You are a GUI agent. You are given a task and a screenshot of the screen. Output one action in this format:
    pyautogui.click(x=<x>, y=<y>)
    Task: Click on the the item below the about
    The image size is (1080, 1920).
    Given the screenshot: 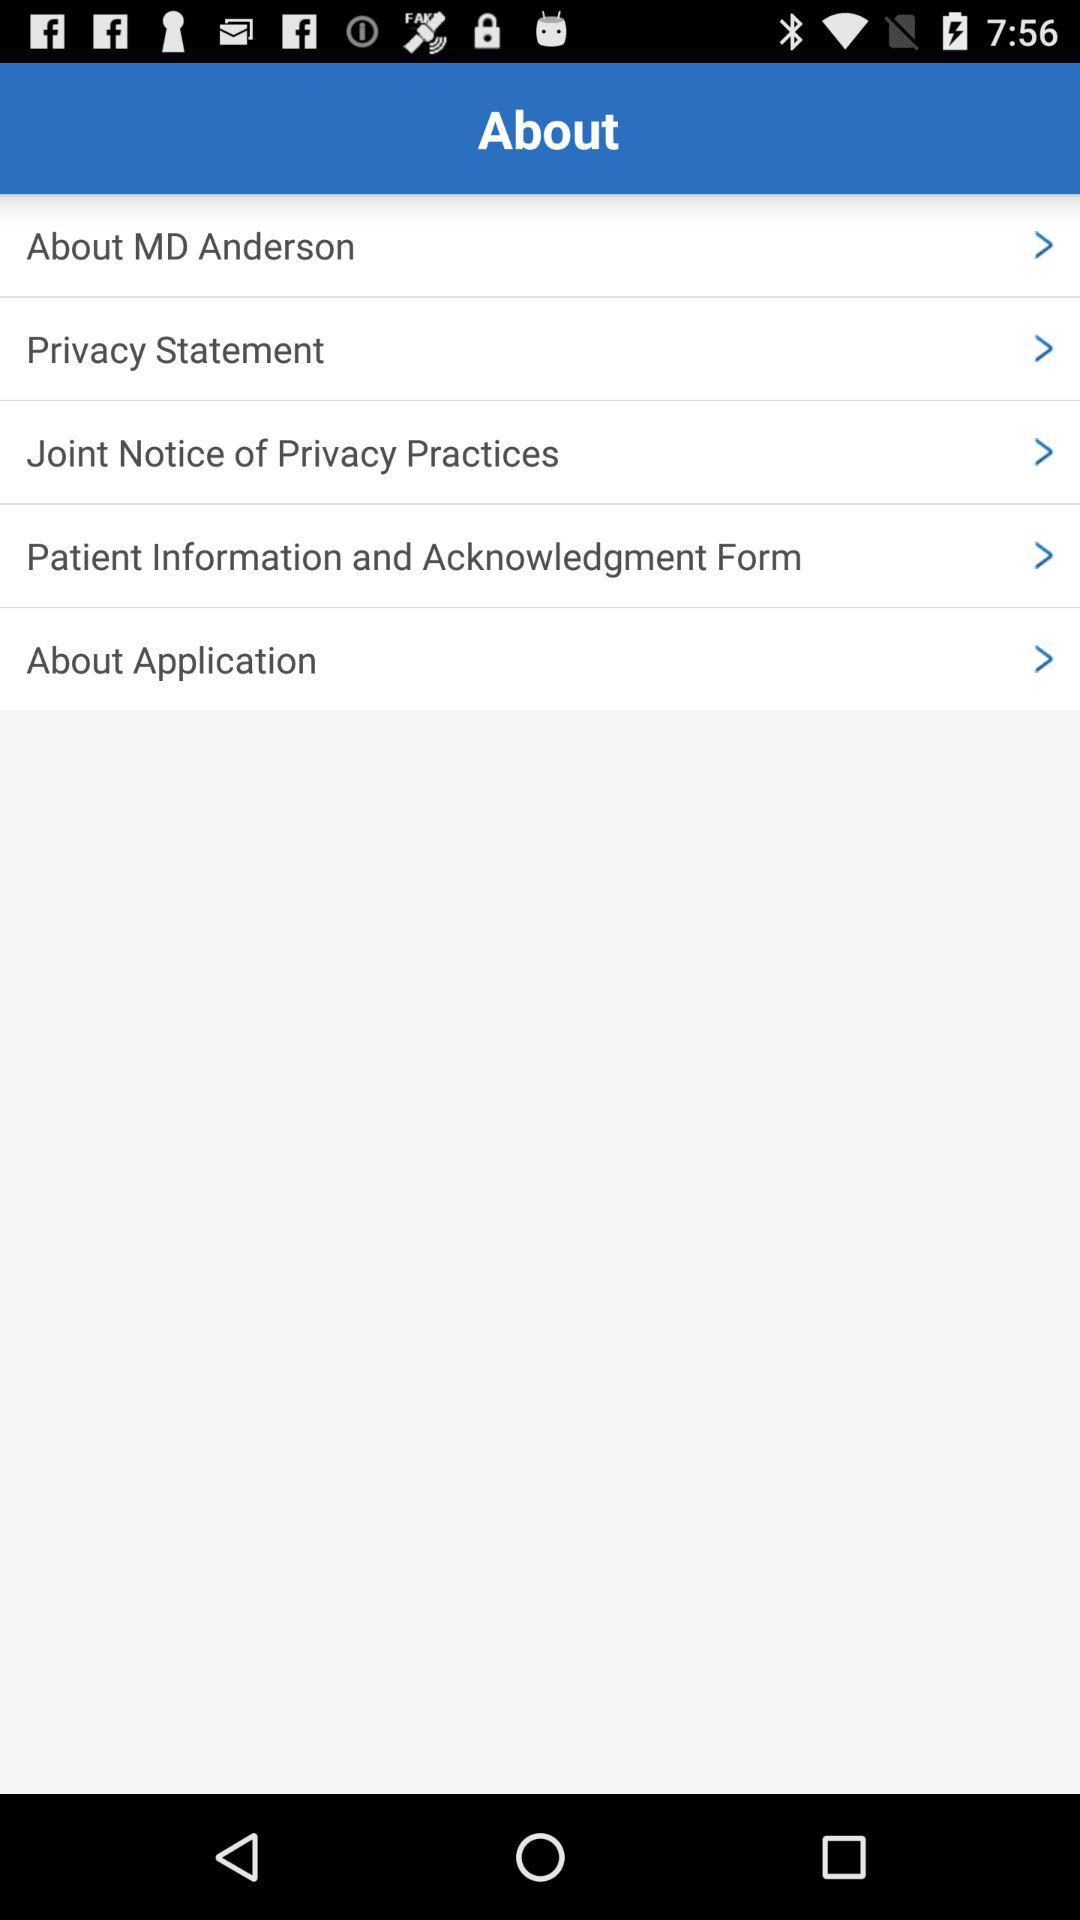 What is the action you would take?
    pyautogui.click(x=540, y=244)
    